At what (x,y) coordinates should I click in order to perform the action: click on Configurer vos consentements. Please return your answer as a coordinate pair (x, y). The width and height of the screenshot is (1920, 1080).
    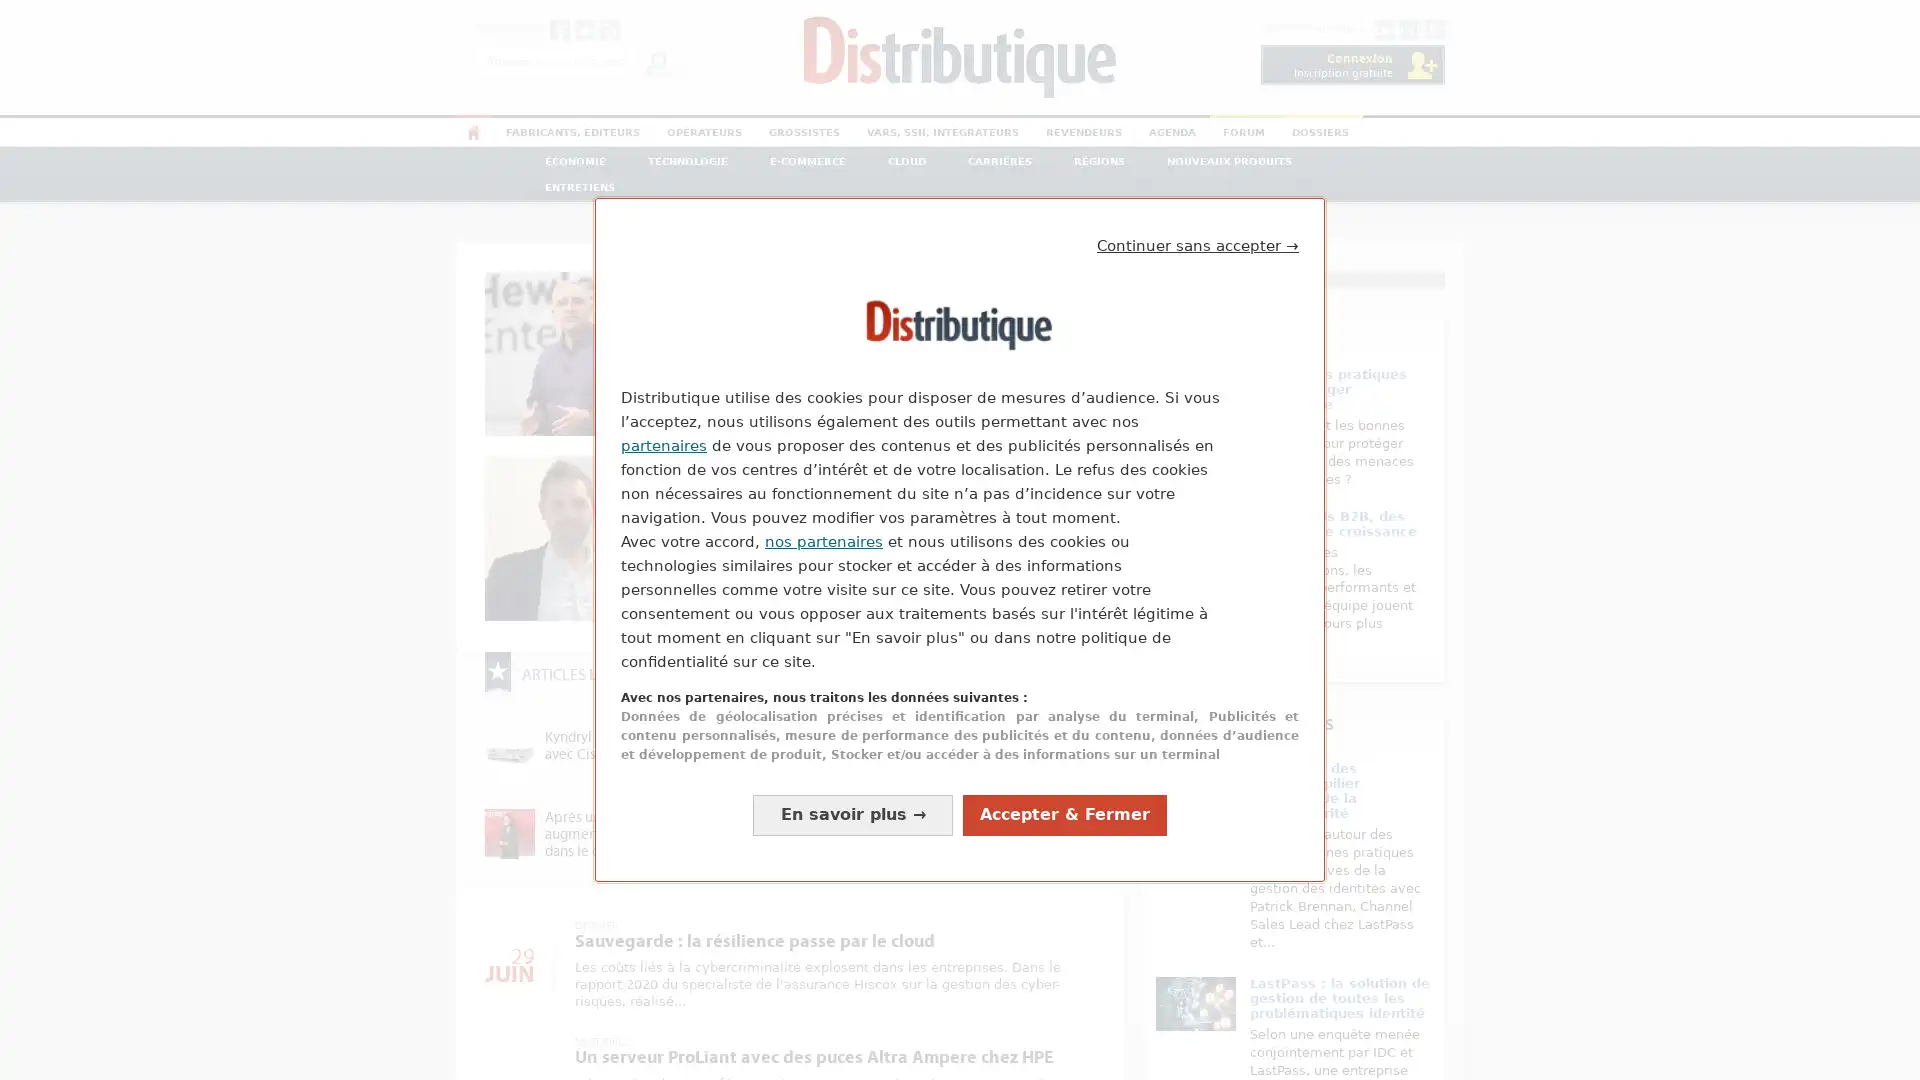
    Looking at the image, I should click on (853, 814).